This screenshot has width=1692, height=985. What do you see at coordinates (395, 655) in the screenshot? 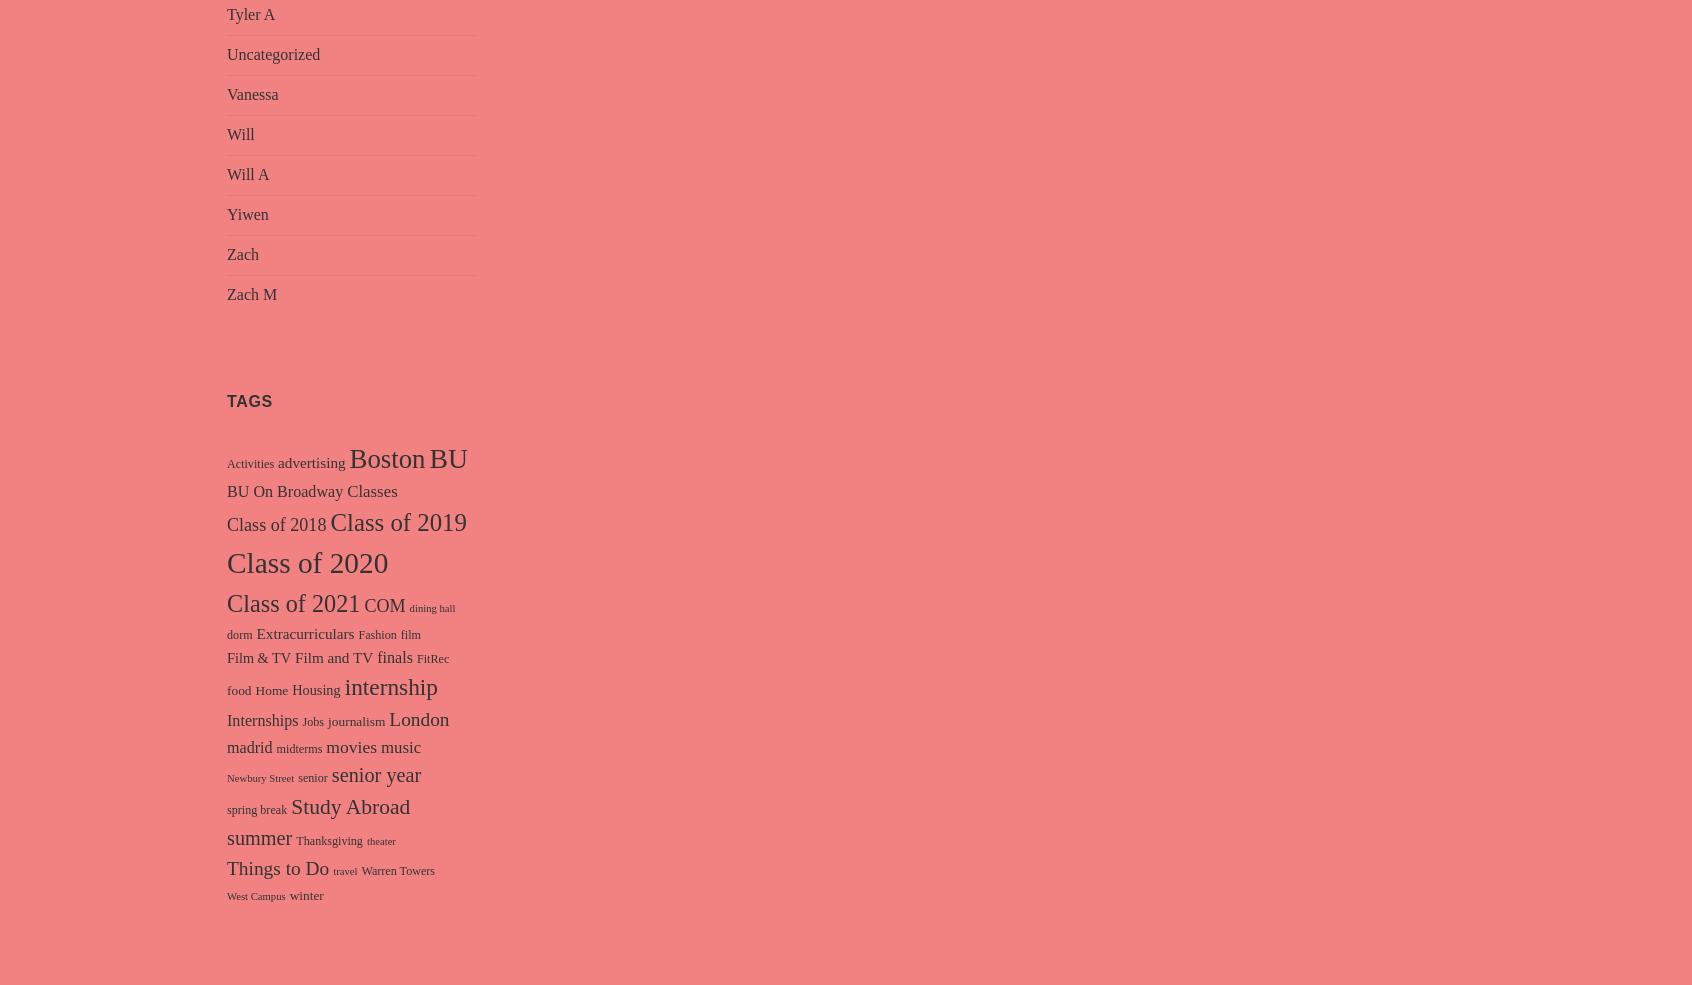
I see `'finals'` at bounding box center [395, 655].